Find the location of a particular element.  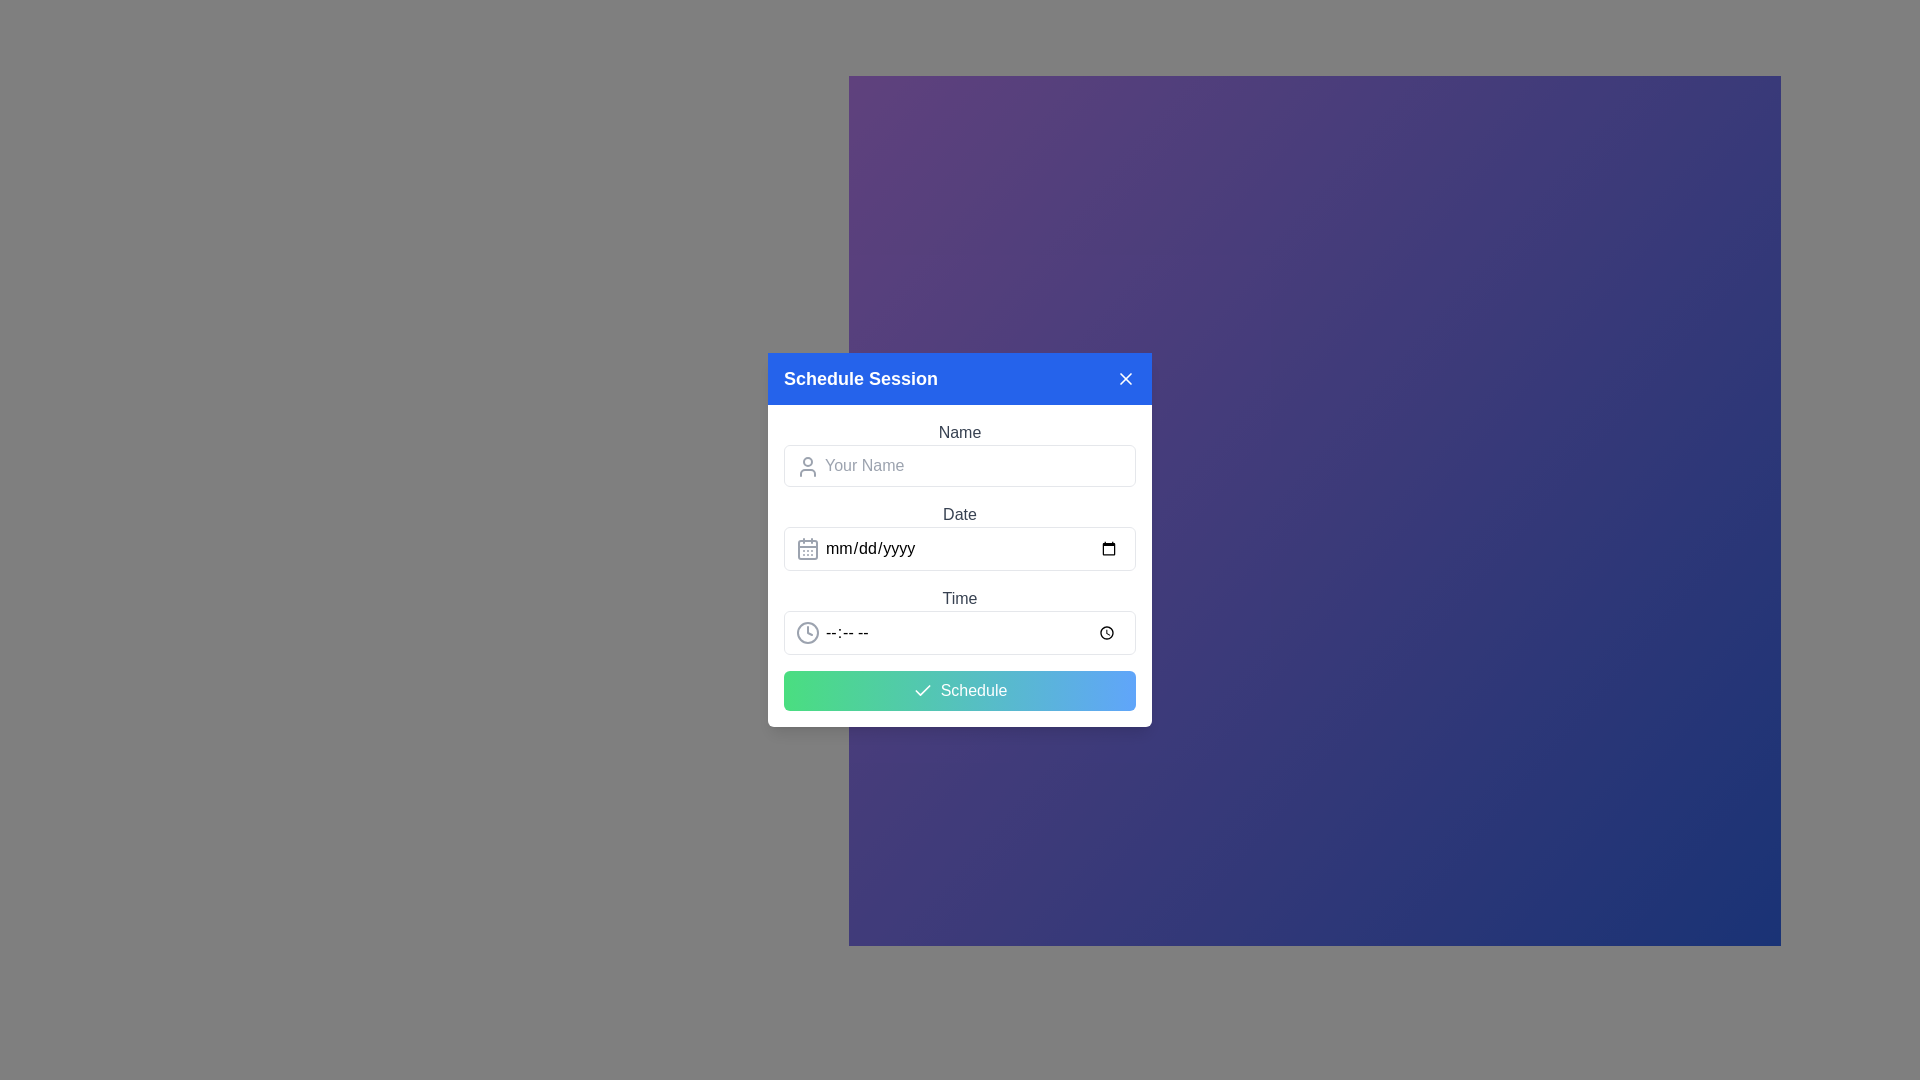

the checkmark icon located on the left side of the 'Schedule' button is located at coordinates (921, 689).